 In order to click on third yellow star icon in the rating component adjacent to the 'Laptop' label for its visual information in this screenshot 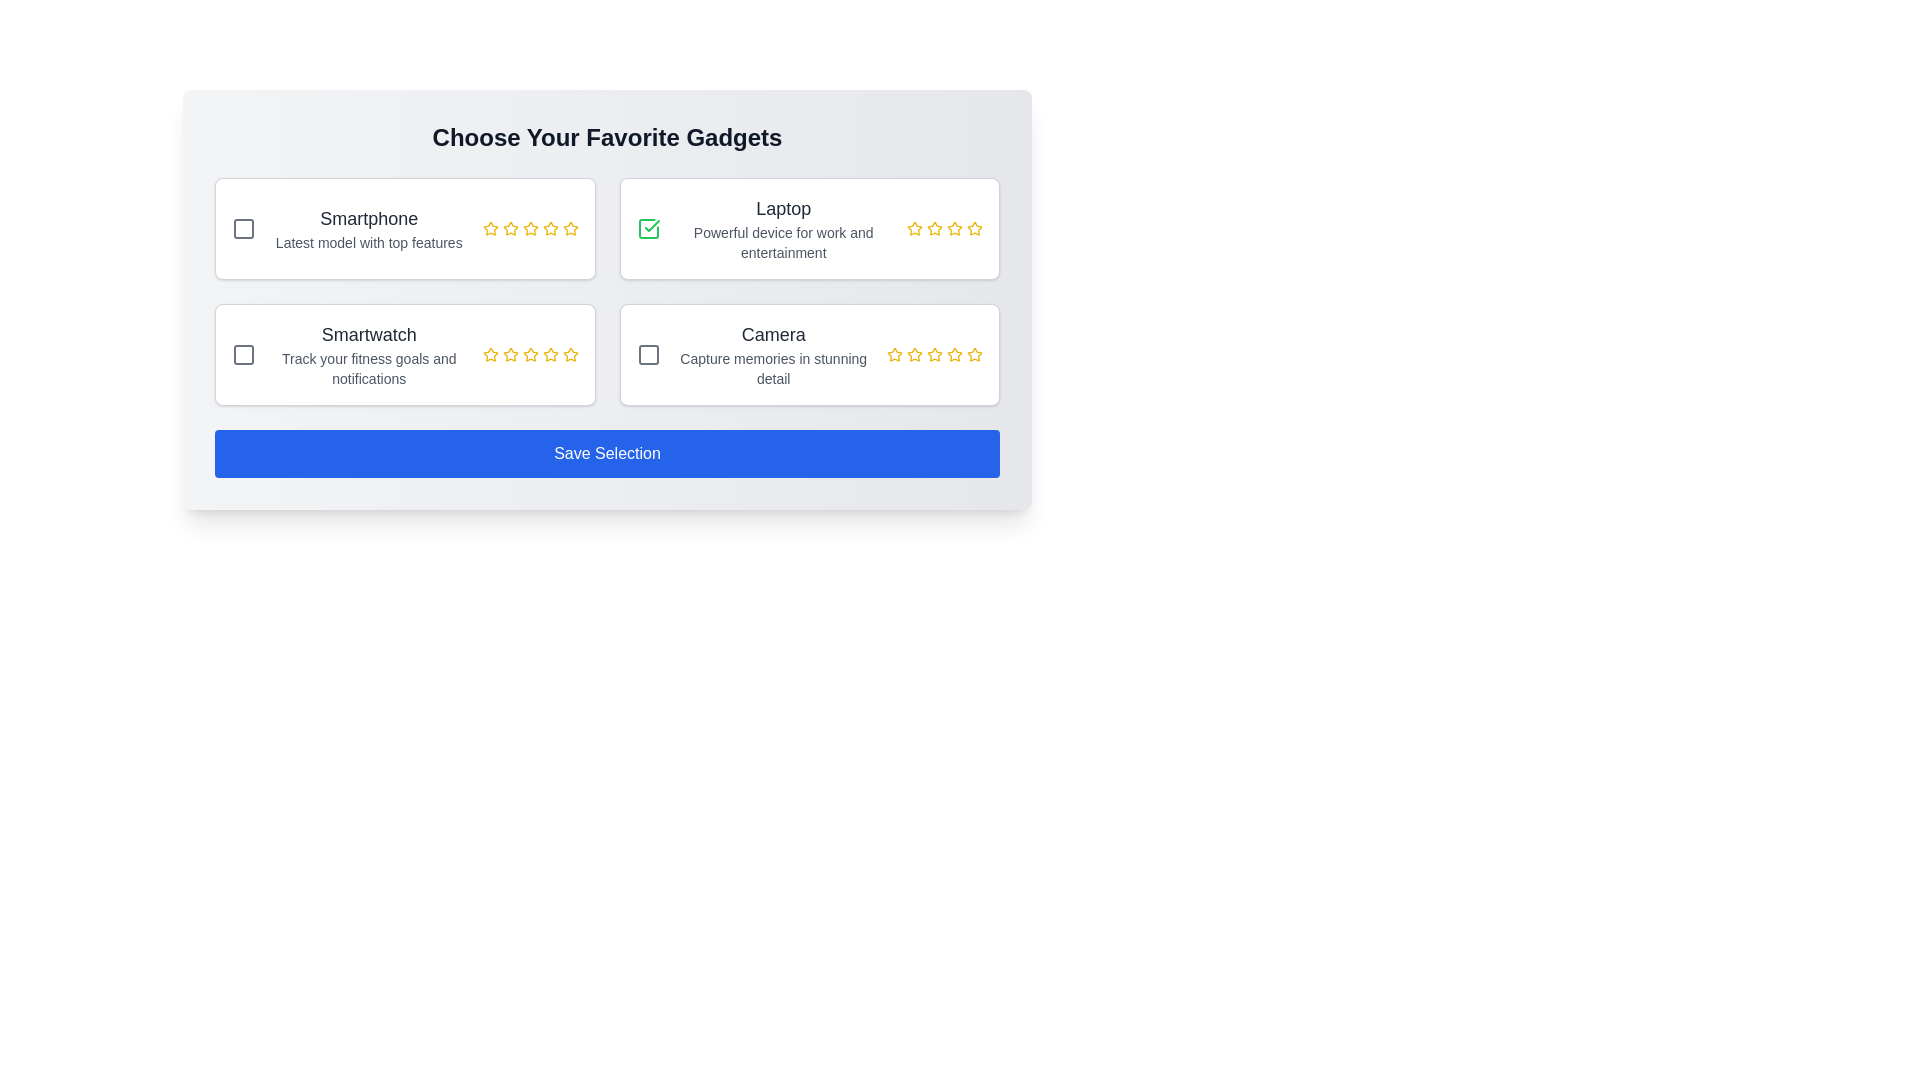, I will do `click(934, 227)`.